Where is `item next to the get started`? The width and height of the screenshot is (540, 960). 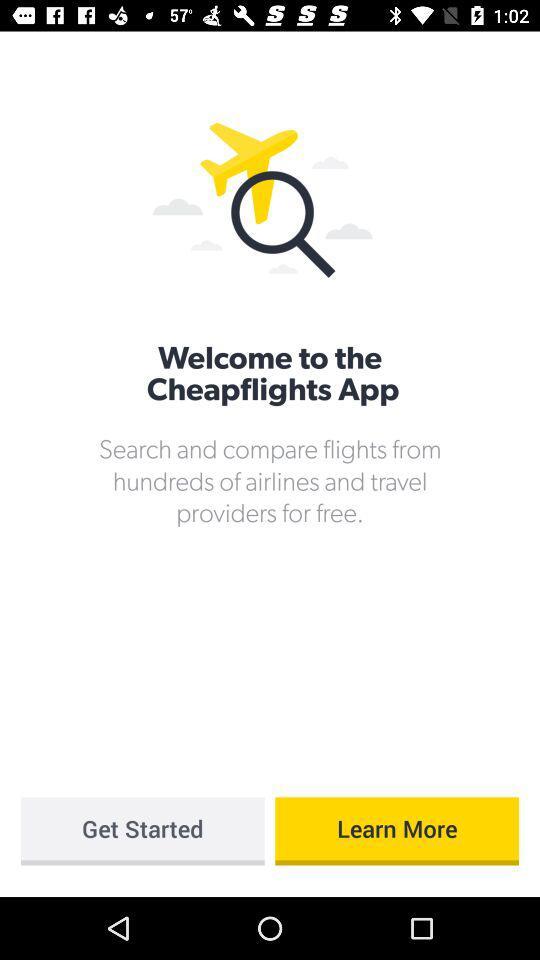
item next to the get started is located at coordinates (397, 831).